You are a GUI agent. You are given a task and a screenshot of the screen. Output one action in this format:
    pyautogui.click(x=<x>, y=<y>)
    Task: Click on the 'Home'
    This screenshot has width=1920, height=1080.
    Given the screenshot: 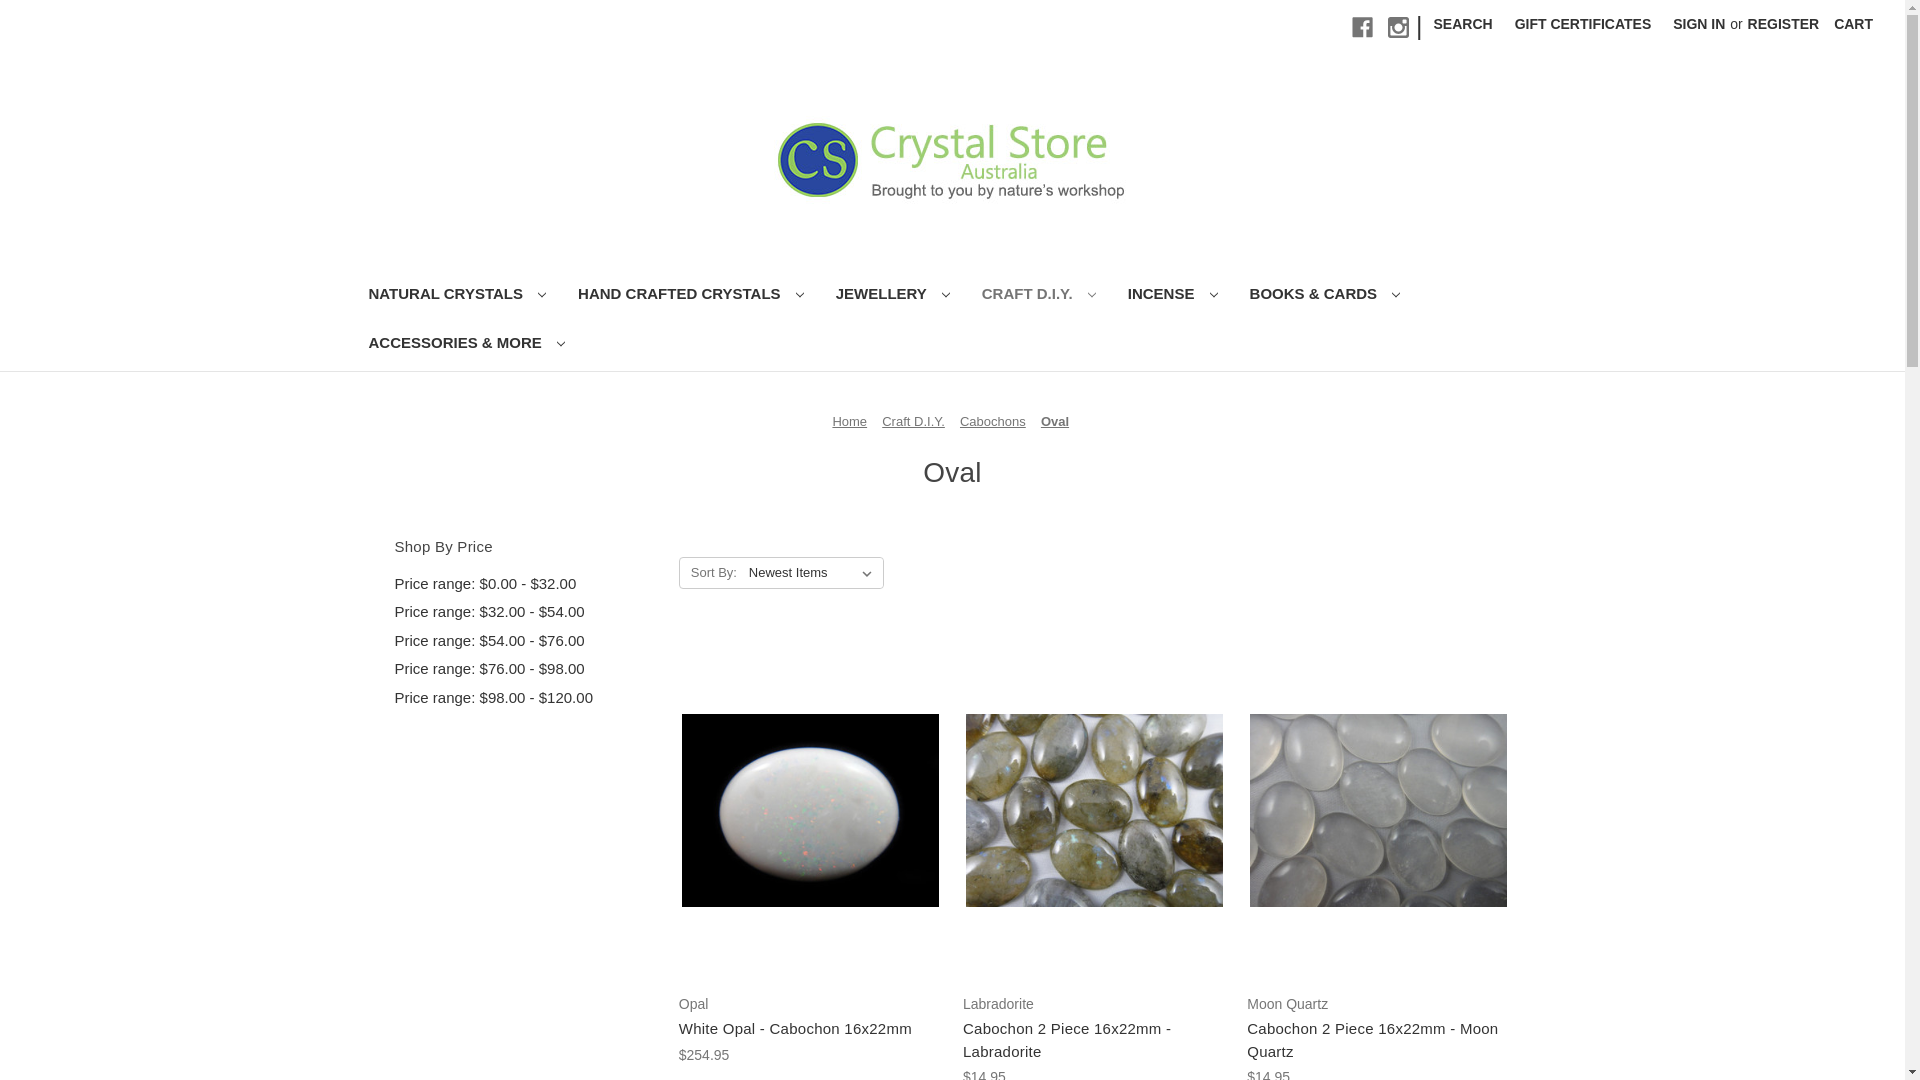 What is the action you would take?
    pyautogui.click(x=849, y=420)
    